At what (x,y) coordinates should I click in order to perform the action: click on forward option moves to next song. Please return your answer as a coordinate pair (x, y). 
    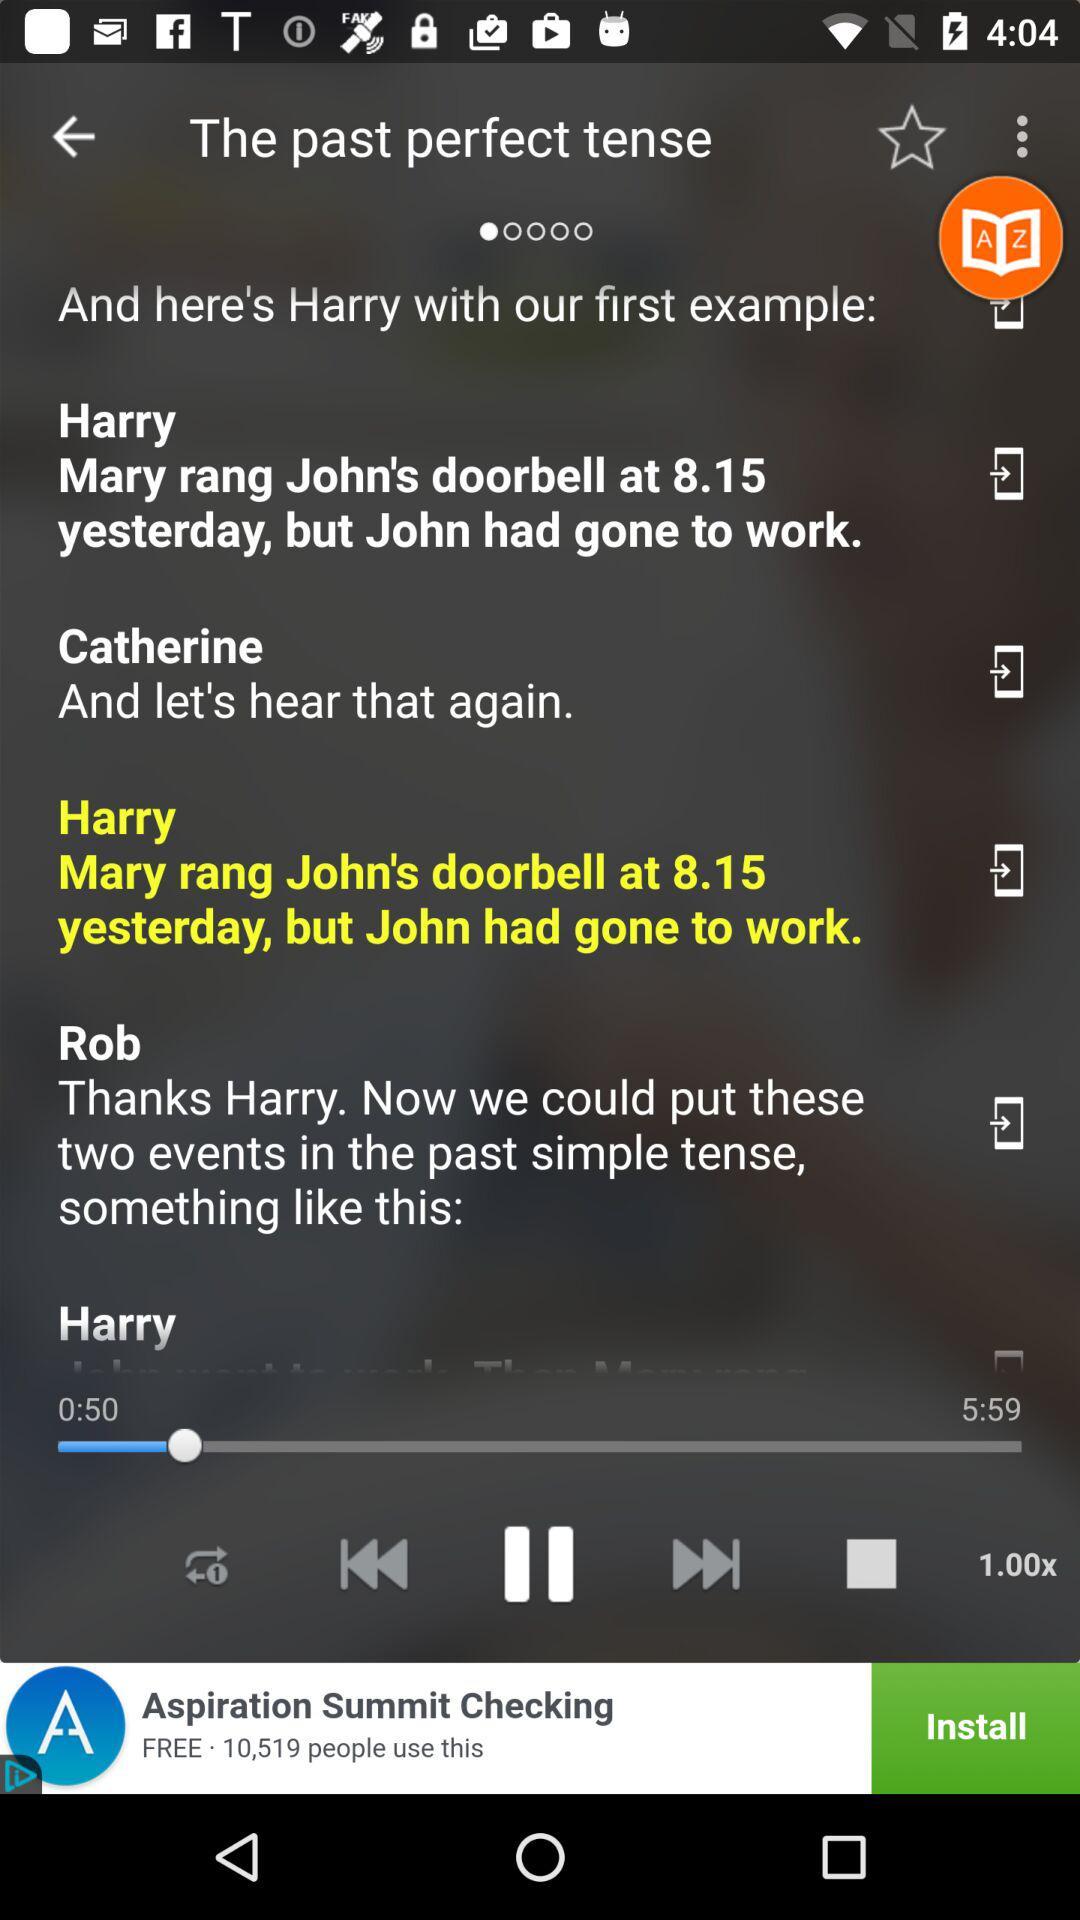
    Looking at the image, I should click on (704, 1562).